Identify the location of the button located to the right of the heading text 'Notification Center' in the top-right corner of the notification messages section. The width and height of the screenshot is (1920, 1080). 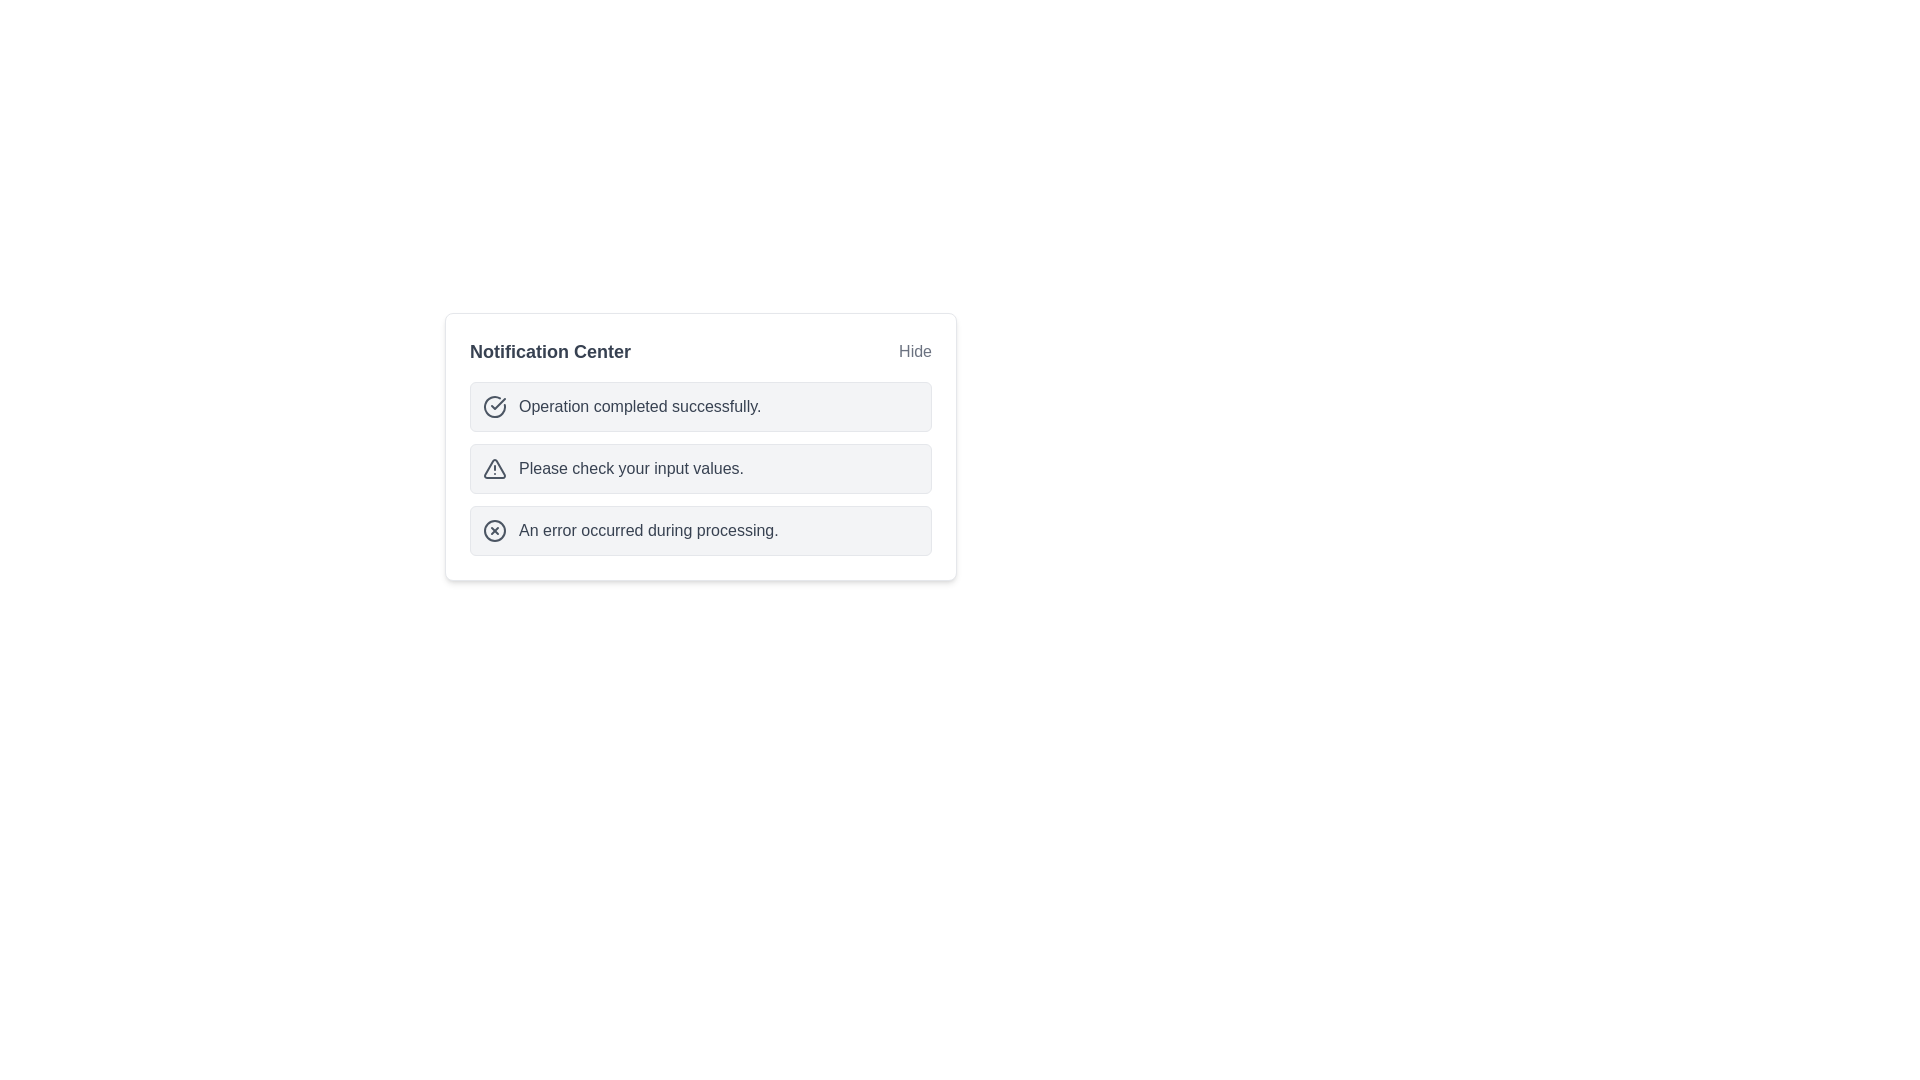
(914, 350).